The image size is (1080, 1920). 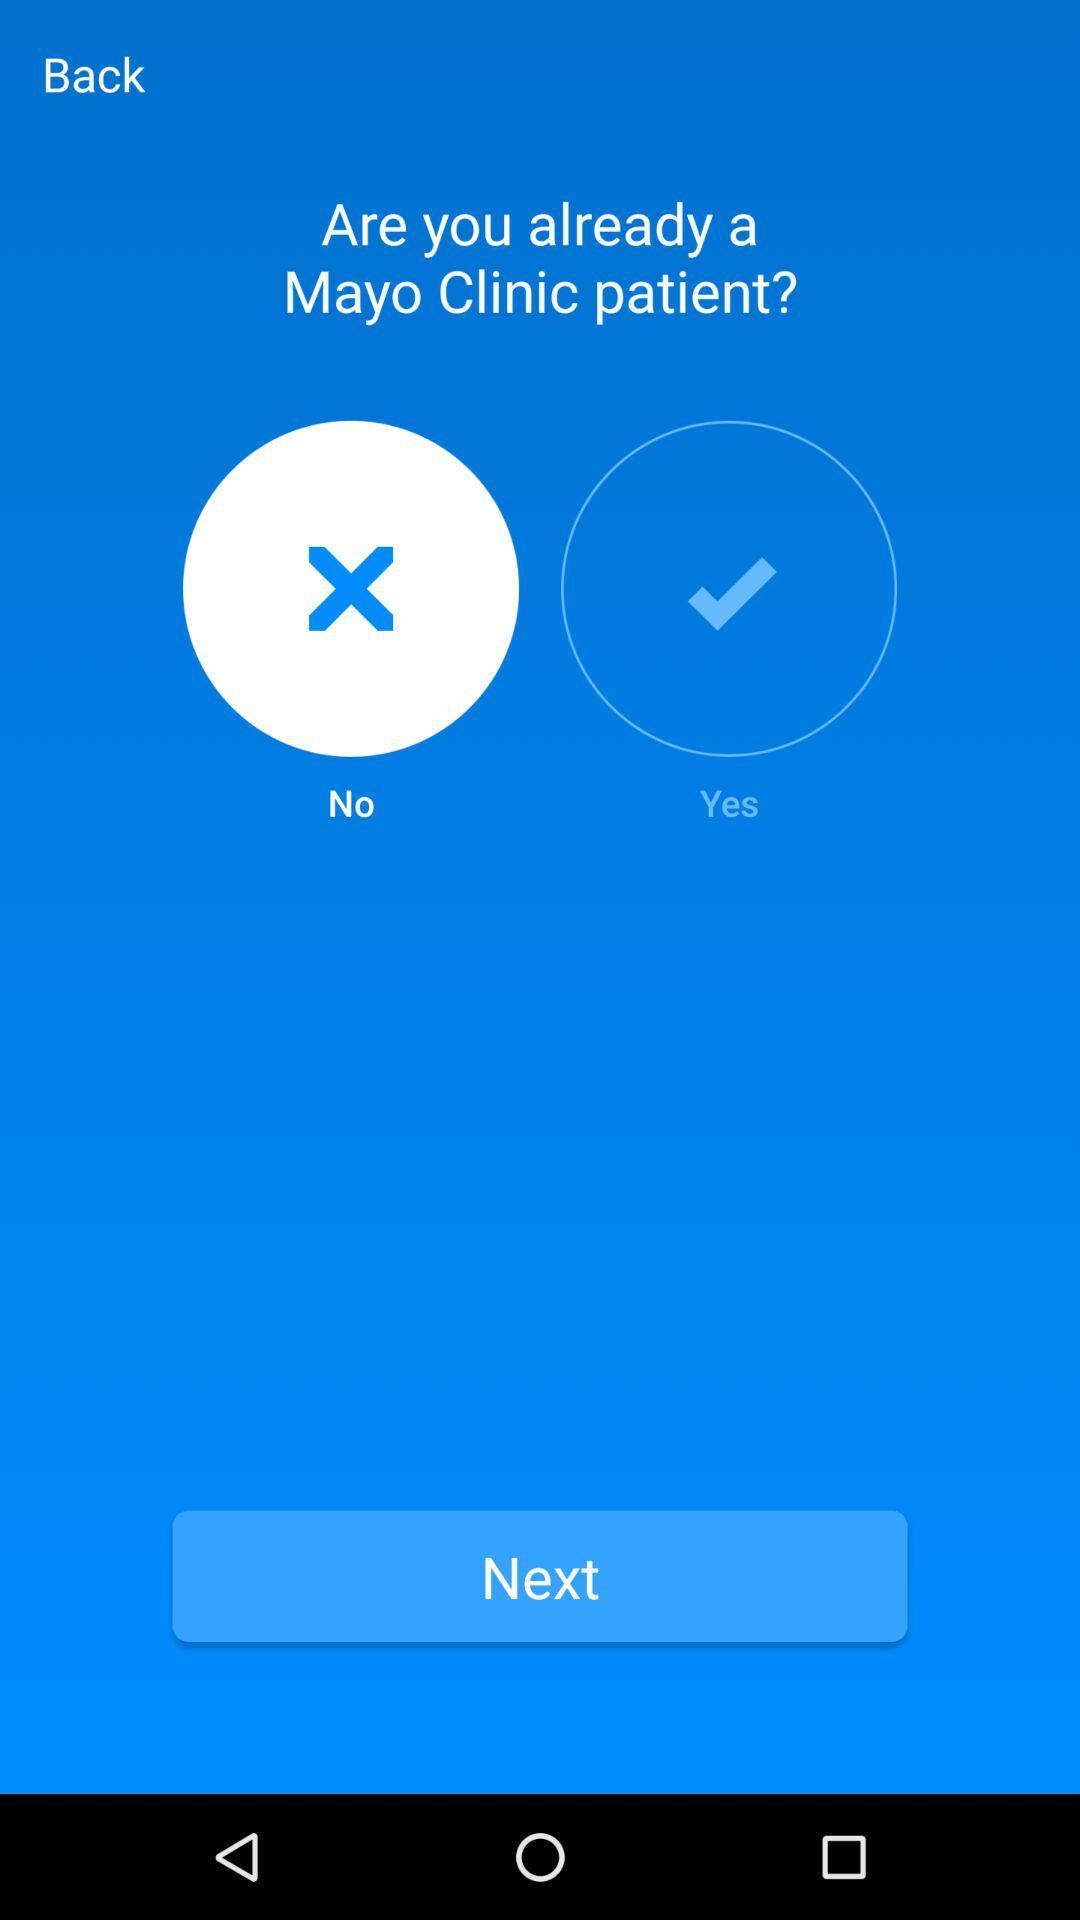 What do you see at coordinates (729, 623) in the screenshot?
I see `the yes` at bounding box center [729, 623].